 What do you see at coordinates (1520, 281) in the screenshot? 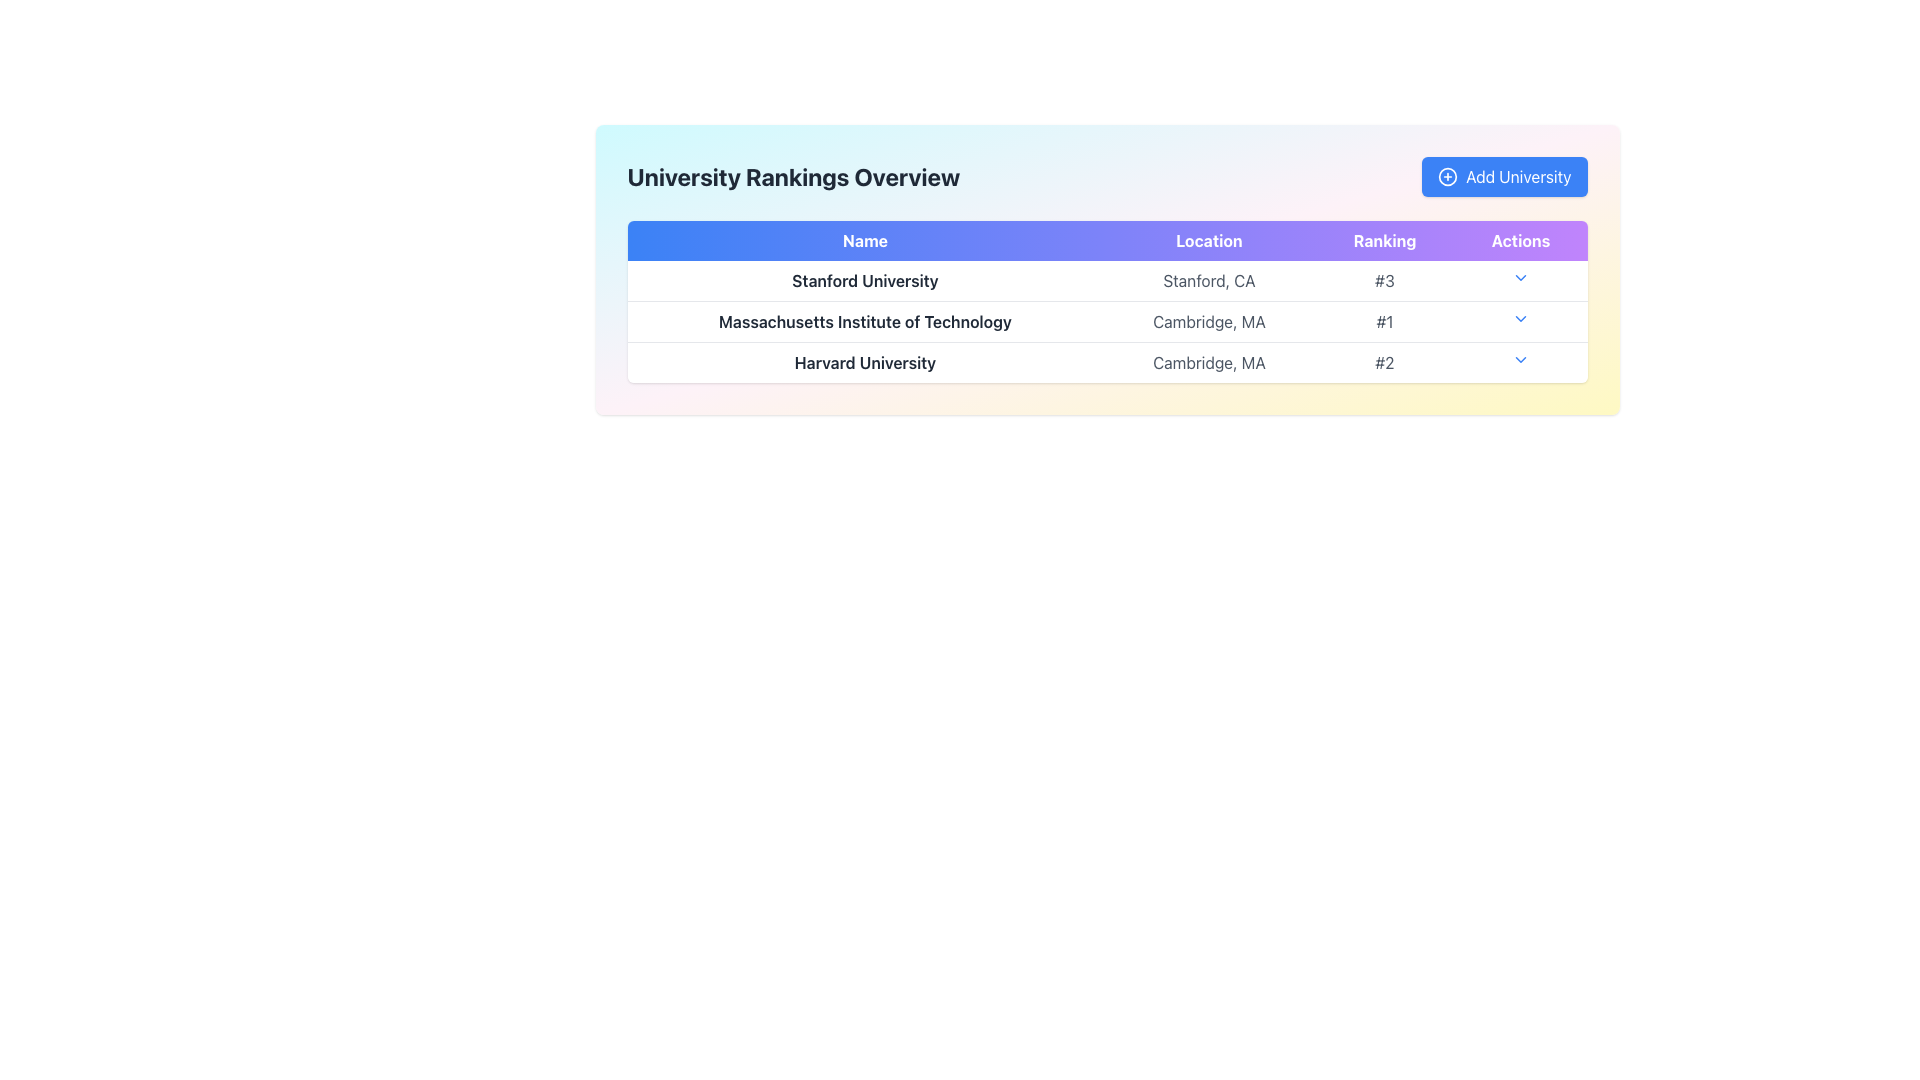
I see `the dropdown toggle button located in the 'Actions' column of the row for 'Stanford University'` at bounding box center [1520, 281].